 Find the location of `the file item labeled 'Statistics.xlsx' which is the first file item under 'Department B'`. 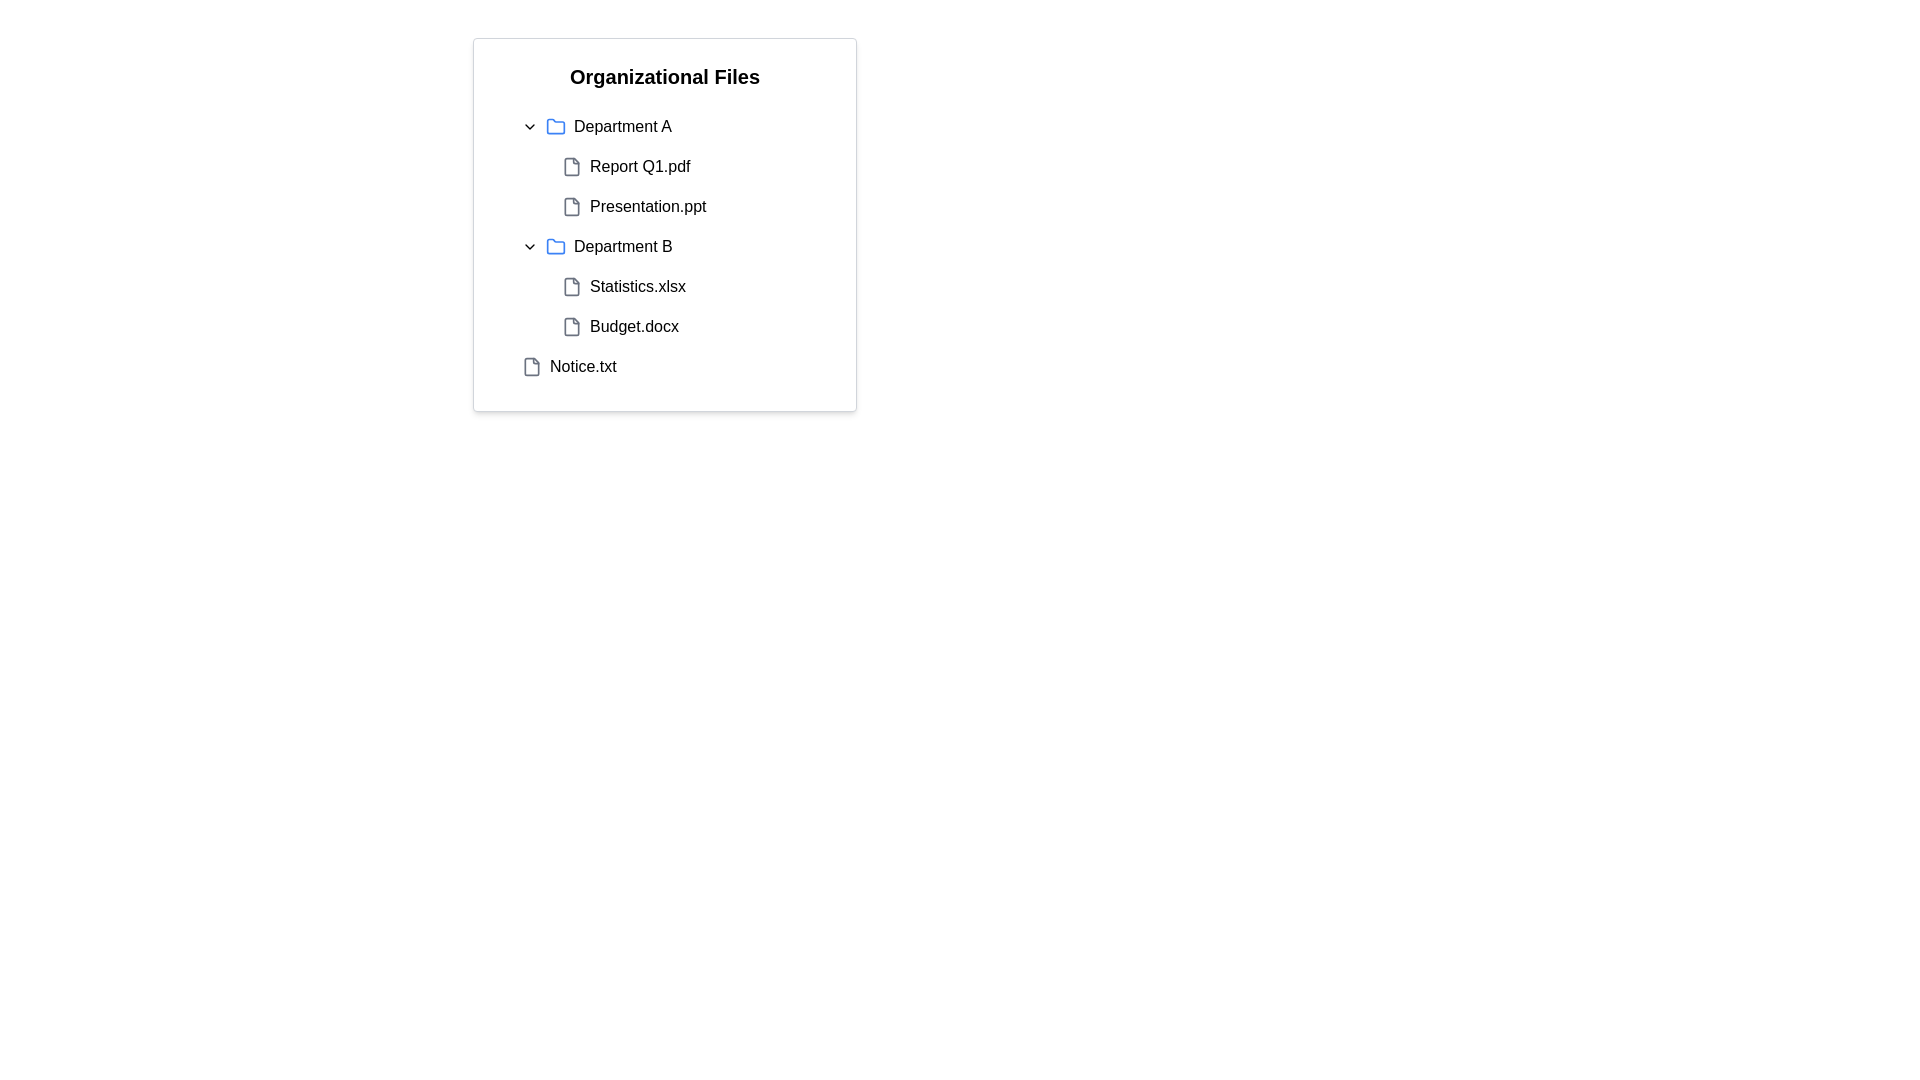

the file item labeled 'Statistics.xlsx' which is the first file item under 'Department B' is located at coordinates (623, 286).